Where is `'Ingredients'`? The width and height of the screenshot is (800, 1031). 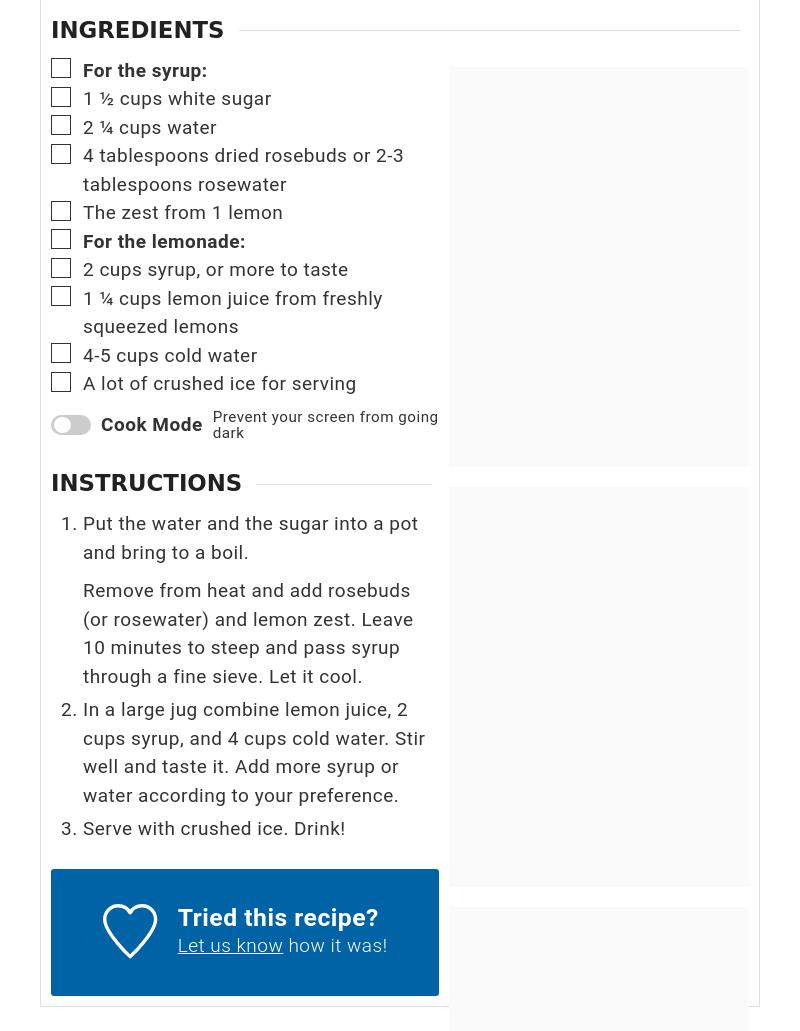 'Ingredients' is located at coordinates (137, 28).